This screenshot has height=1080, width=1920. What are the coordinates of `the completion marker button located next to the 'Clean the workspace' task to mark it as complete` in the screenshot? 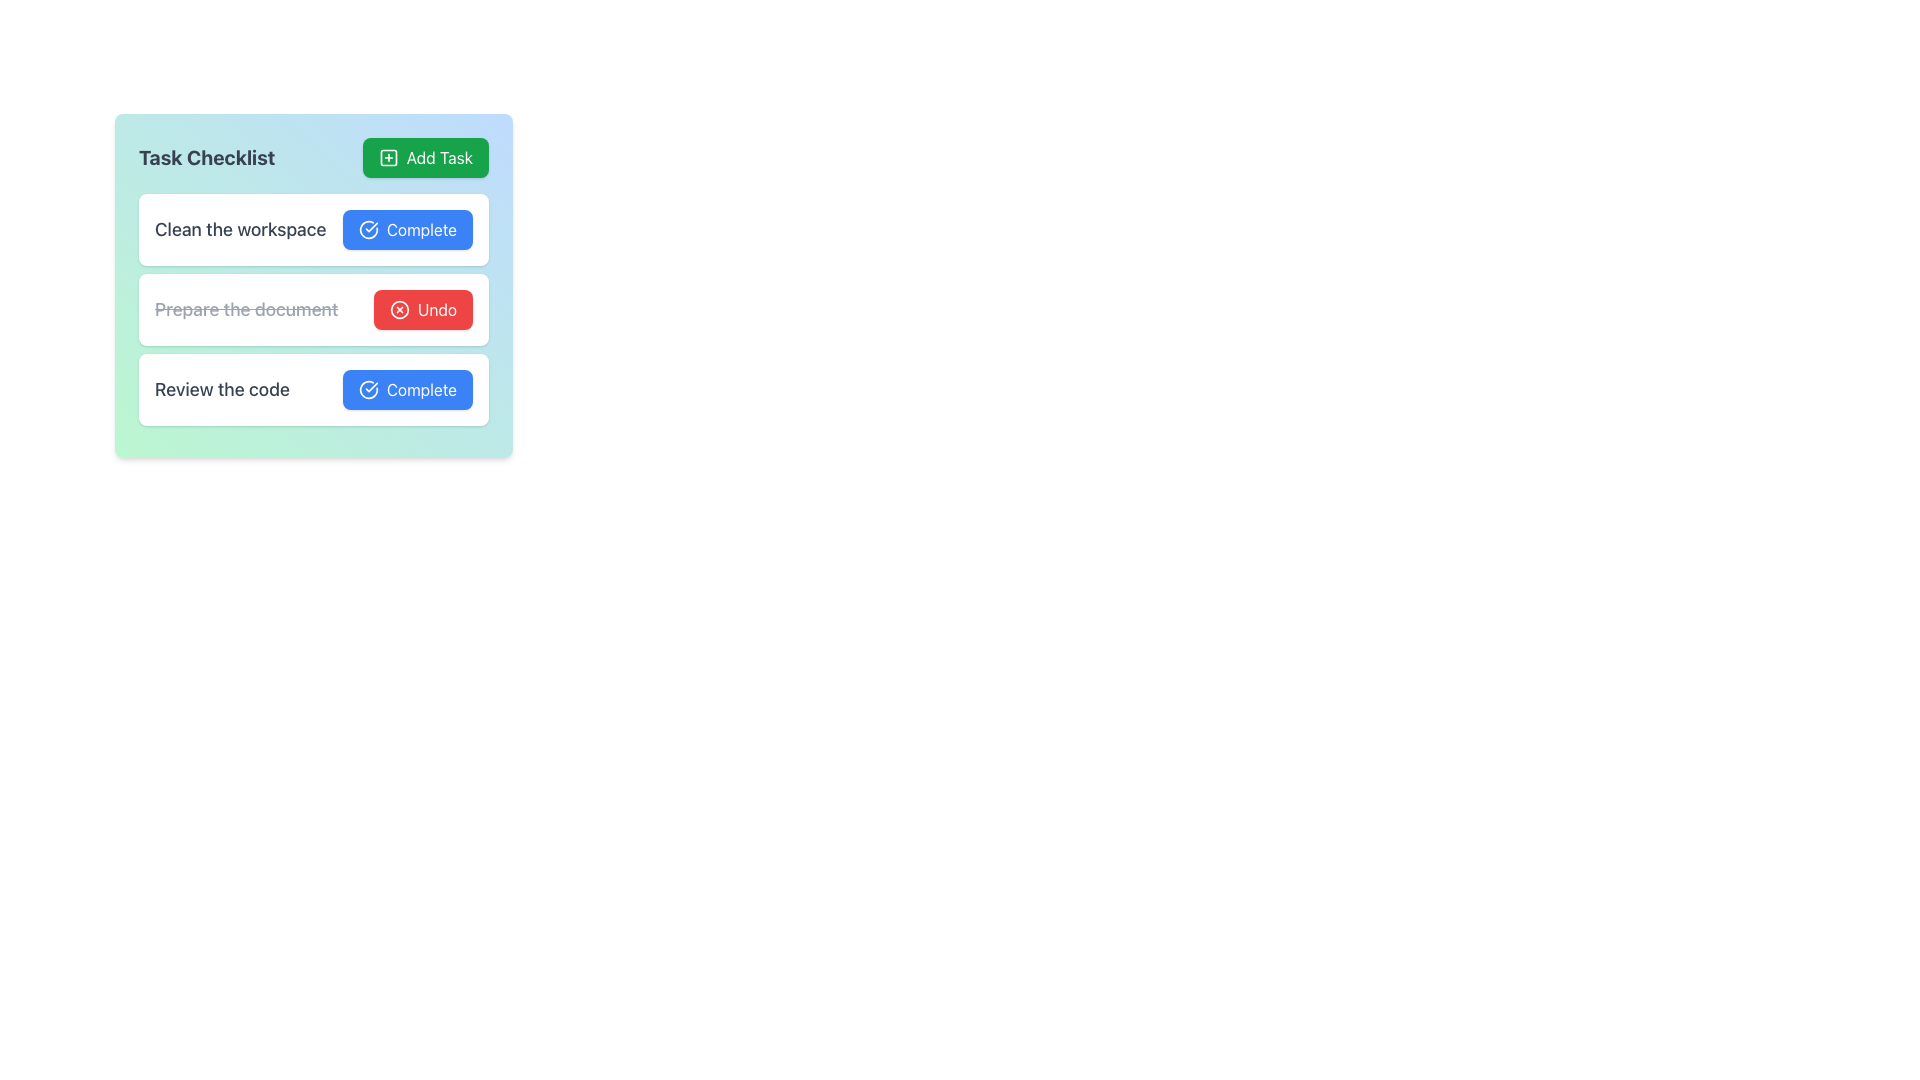 It's located at (407, 229).